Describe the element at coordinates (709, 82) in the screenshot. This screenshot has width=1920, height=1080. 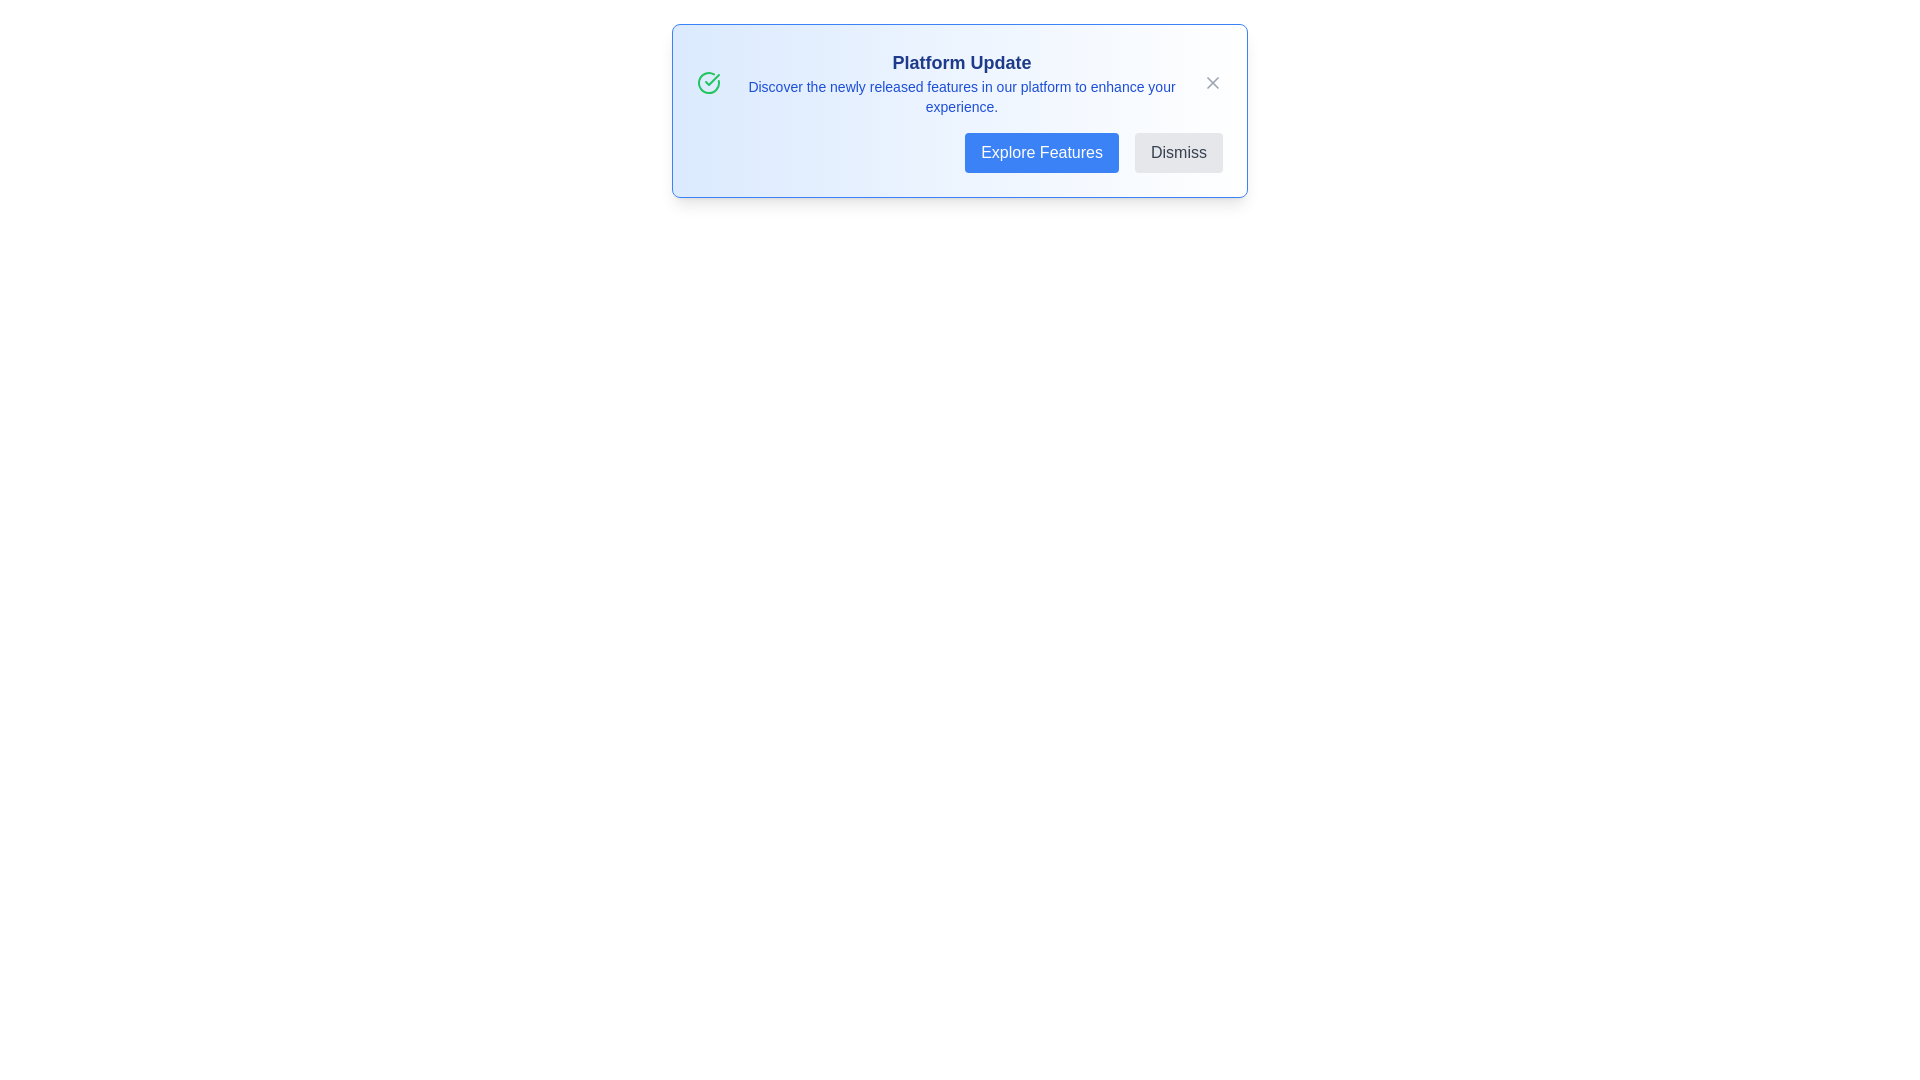
I see `the checkmark icon to interact with it` at that location.